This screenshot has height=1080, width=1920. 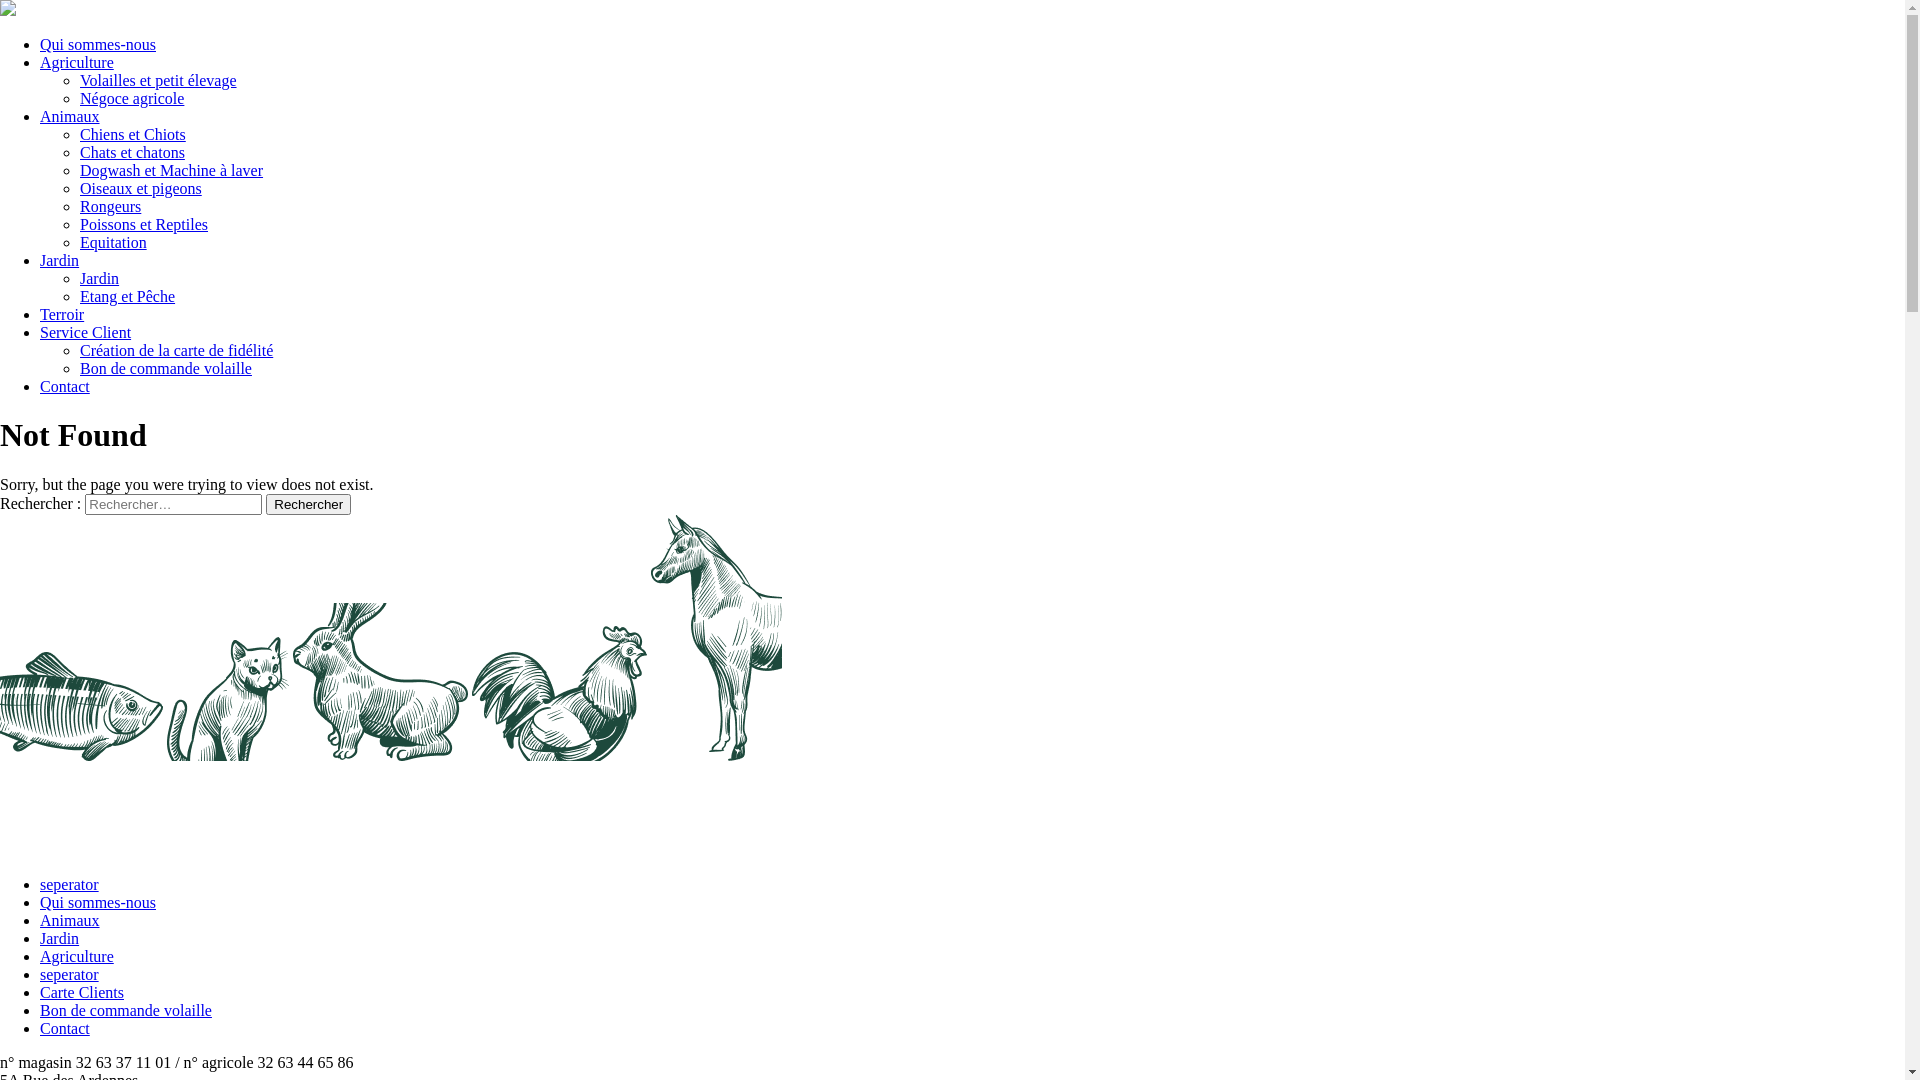 I want to click on 'Bon de commande volaille', so click(x=80, y=368).